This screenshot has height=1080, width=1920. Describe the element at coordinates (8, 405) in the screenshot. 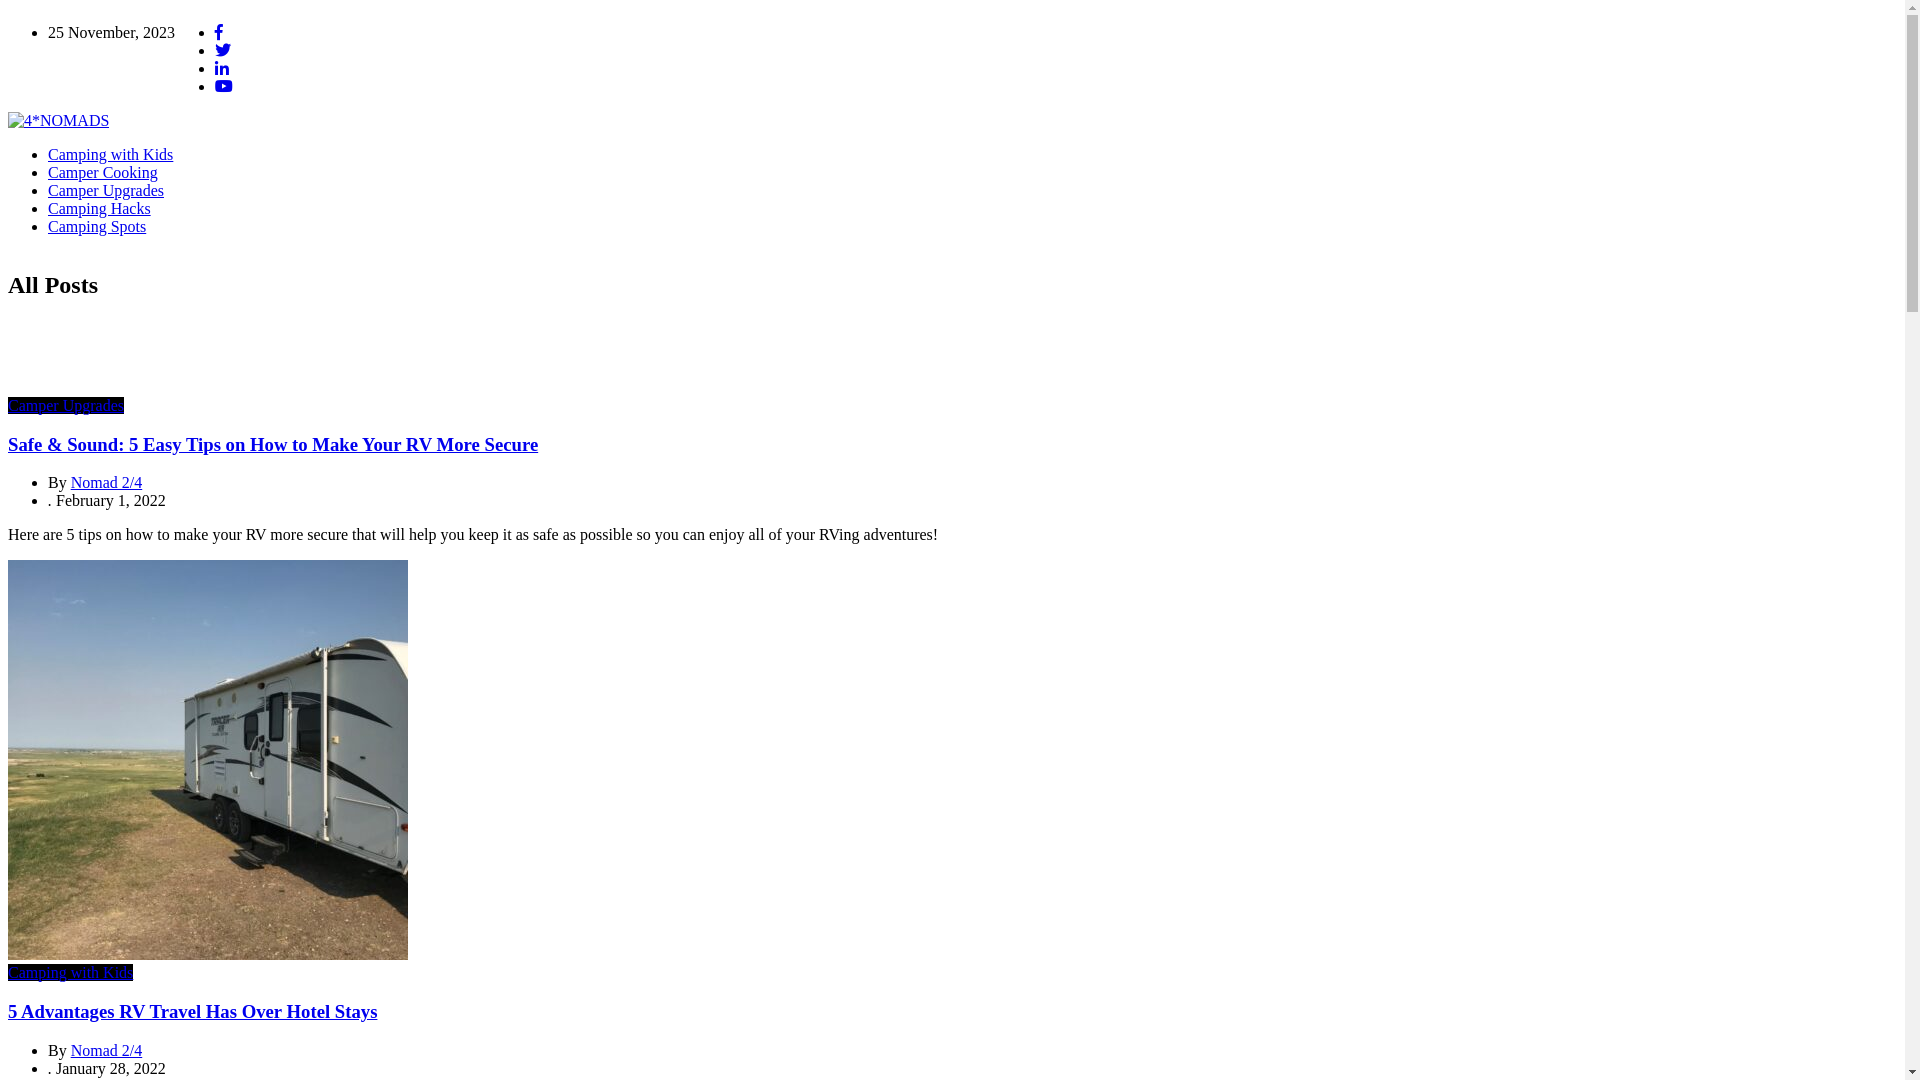

I see `'Camper Upgrades'` at that location.